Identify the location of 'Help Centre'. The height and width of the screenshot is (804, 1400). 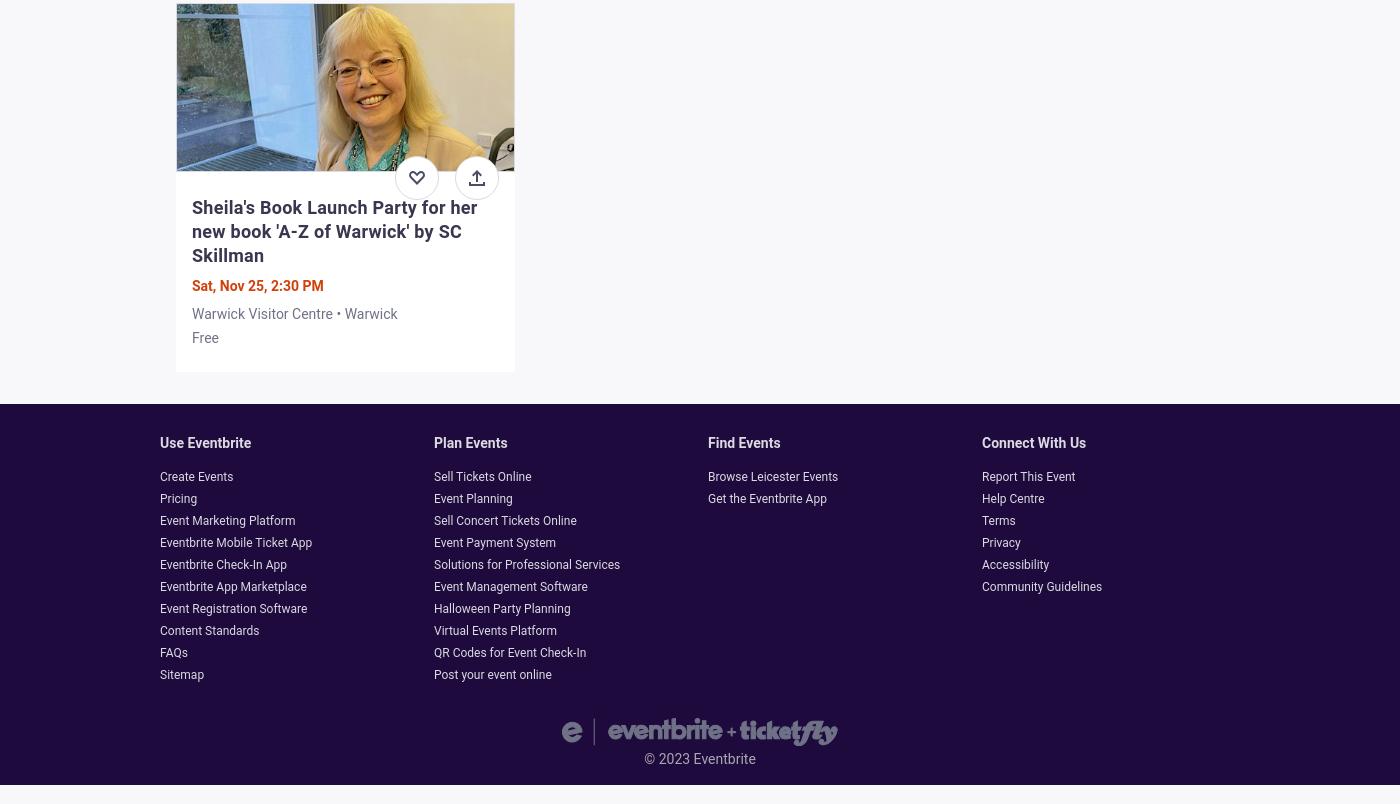
(1013, 497).